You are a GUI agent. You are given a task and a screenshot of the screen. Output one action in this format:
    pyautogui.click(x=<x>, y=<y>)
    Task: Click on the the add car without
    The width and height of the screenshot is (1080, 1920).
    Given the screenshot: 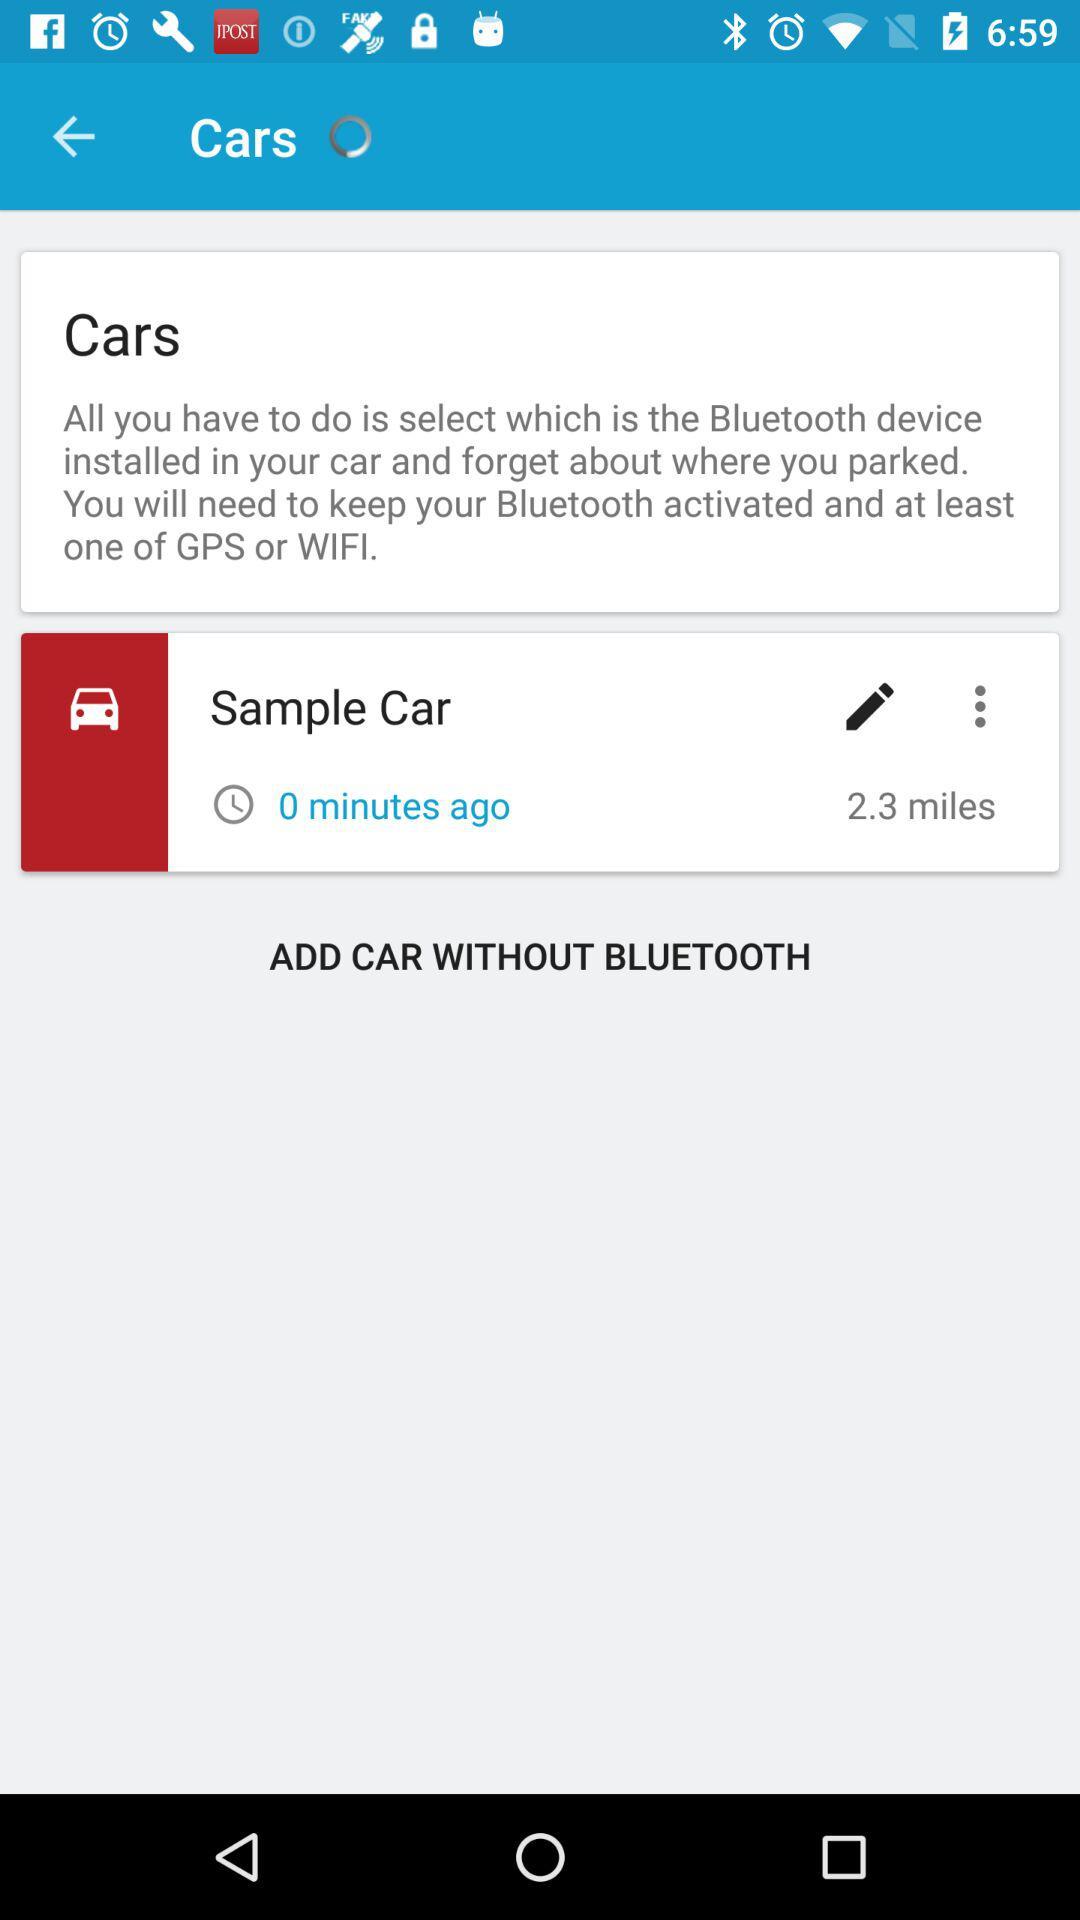 What is the action you would take?
    pyautogui.click(x=540, y=954)
    